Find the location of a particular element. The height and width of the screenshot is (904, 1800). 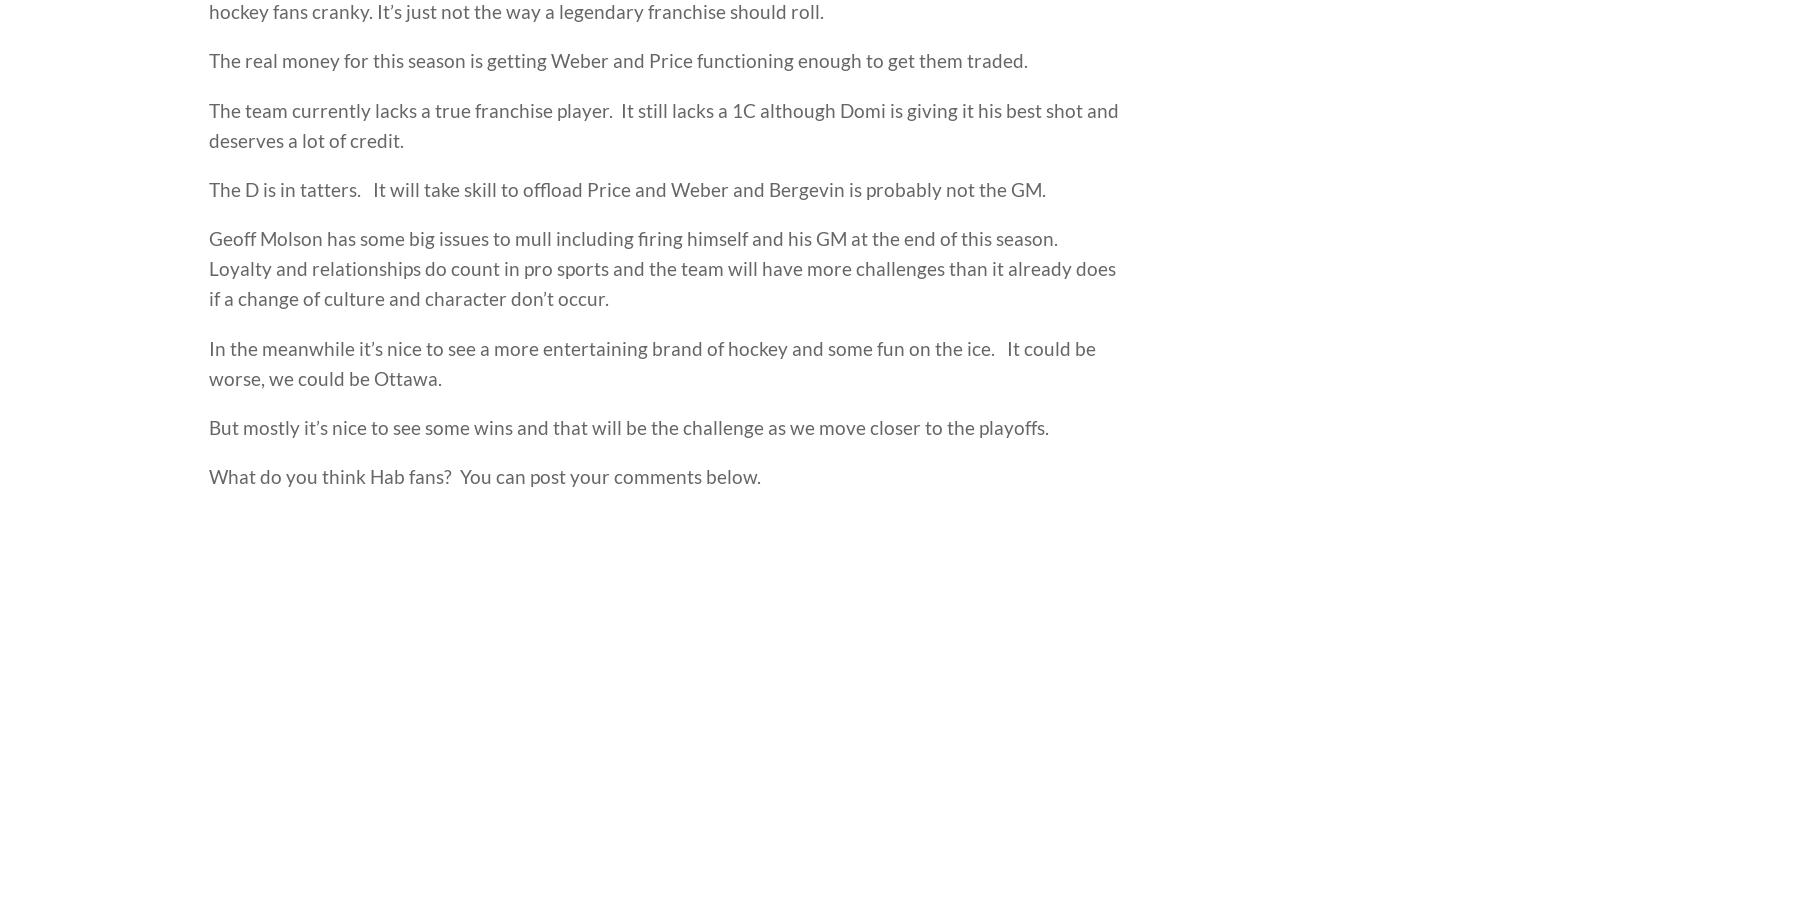

'Health & Wellness' is located at coordinates (797, 557).